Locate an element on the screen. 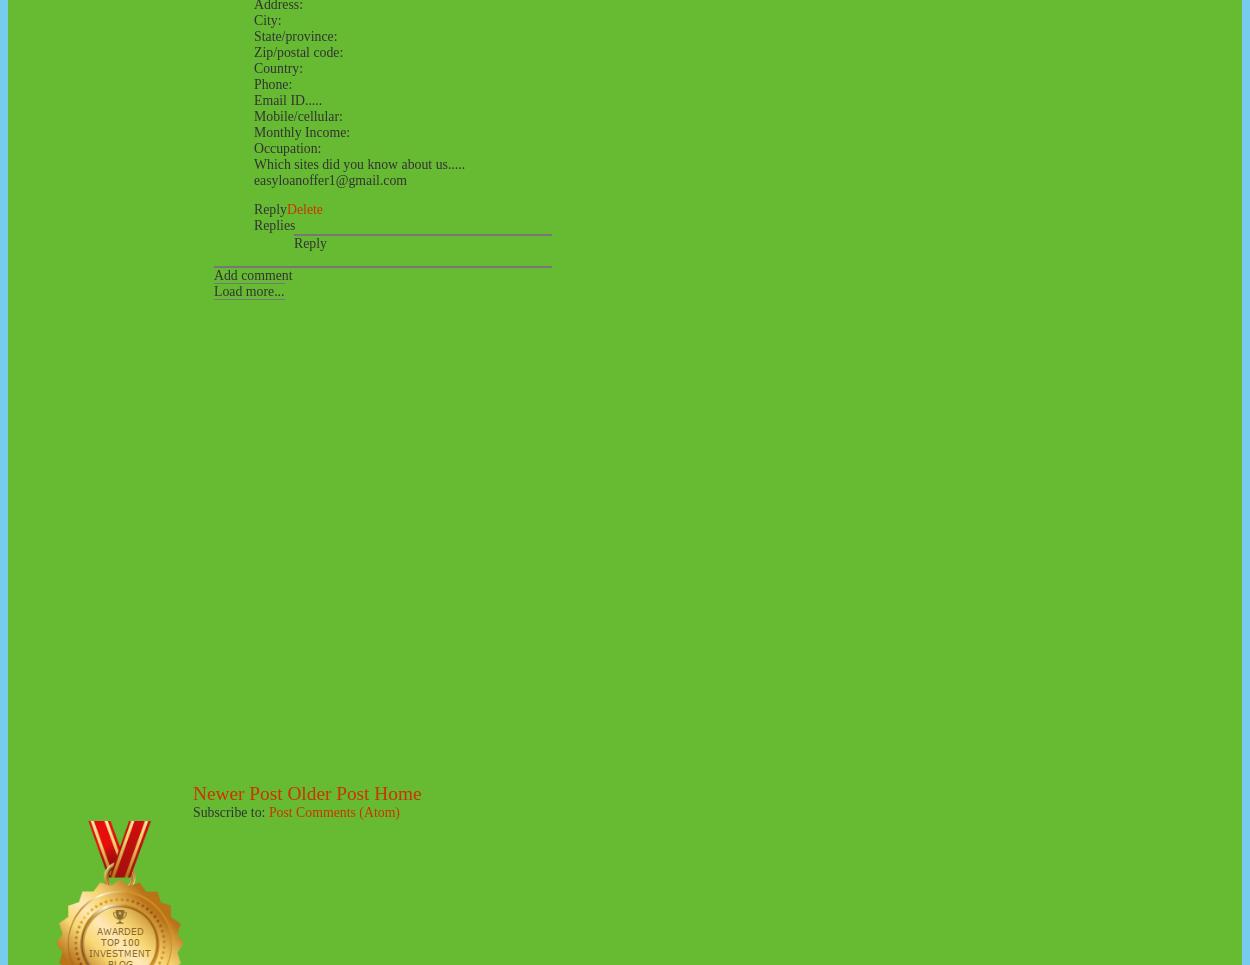 This screenshot has width=1250, height=965. 'Replies' is located at coordinates (274, 224).